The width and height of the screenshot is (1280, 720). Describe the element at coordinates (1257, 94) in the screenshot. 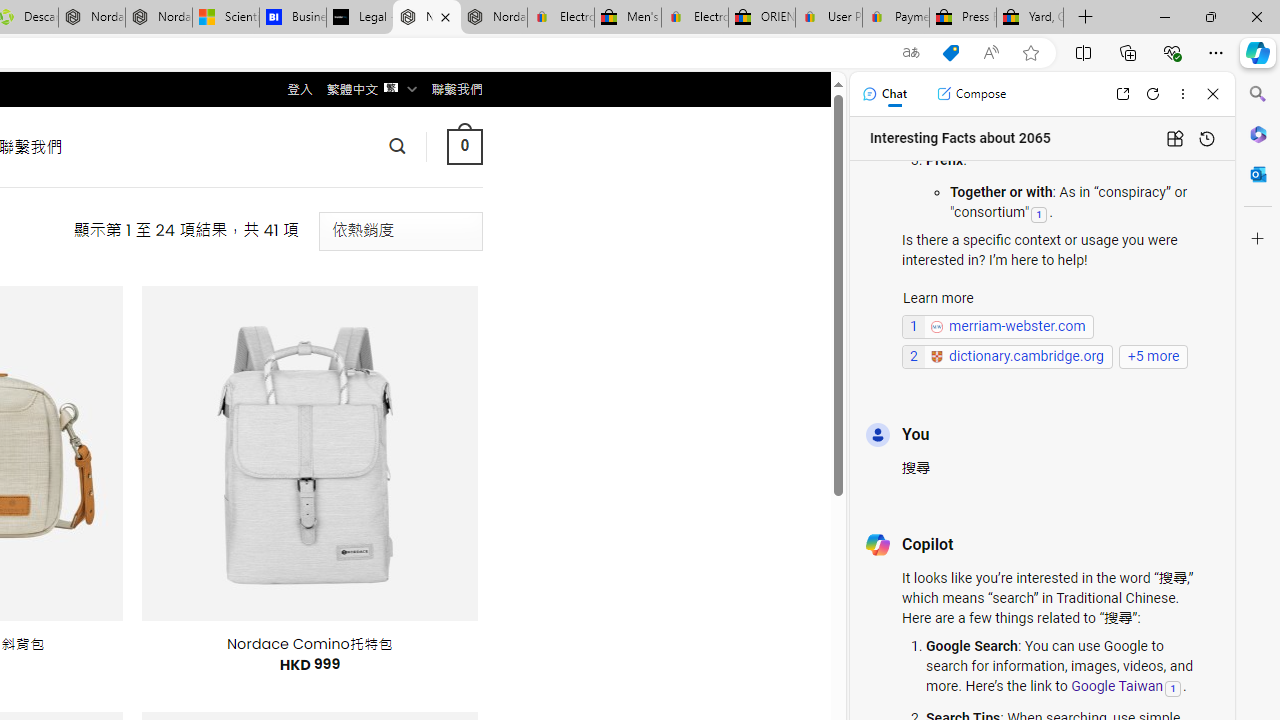

I see `'Minimize Search pane'` at that location.